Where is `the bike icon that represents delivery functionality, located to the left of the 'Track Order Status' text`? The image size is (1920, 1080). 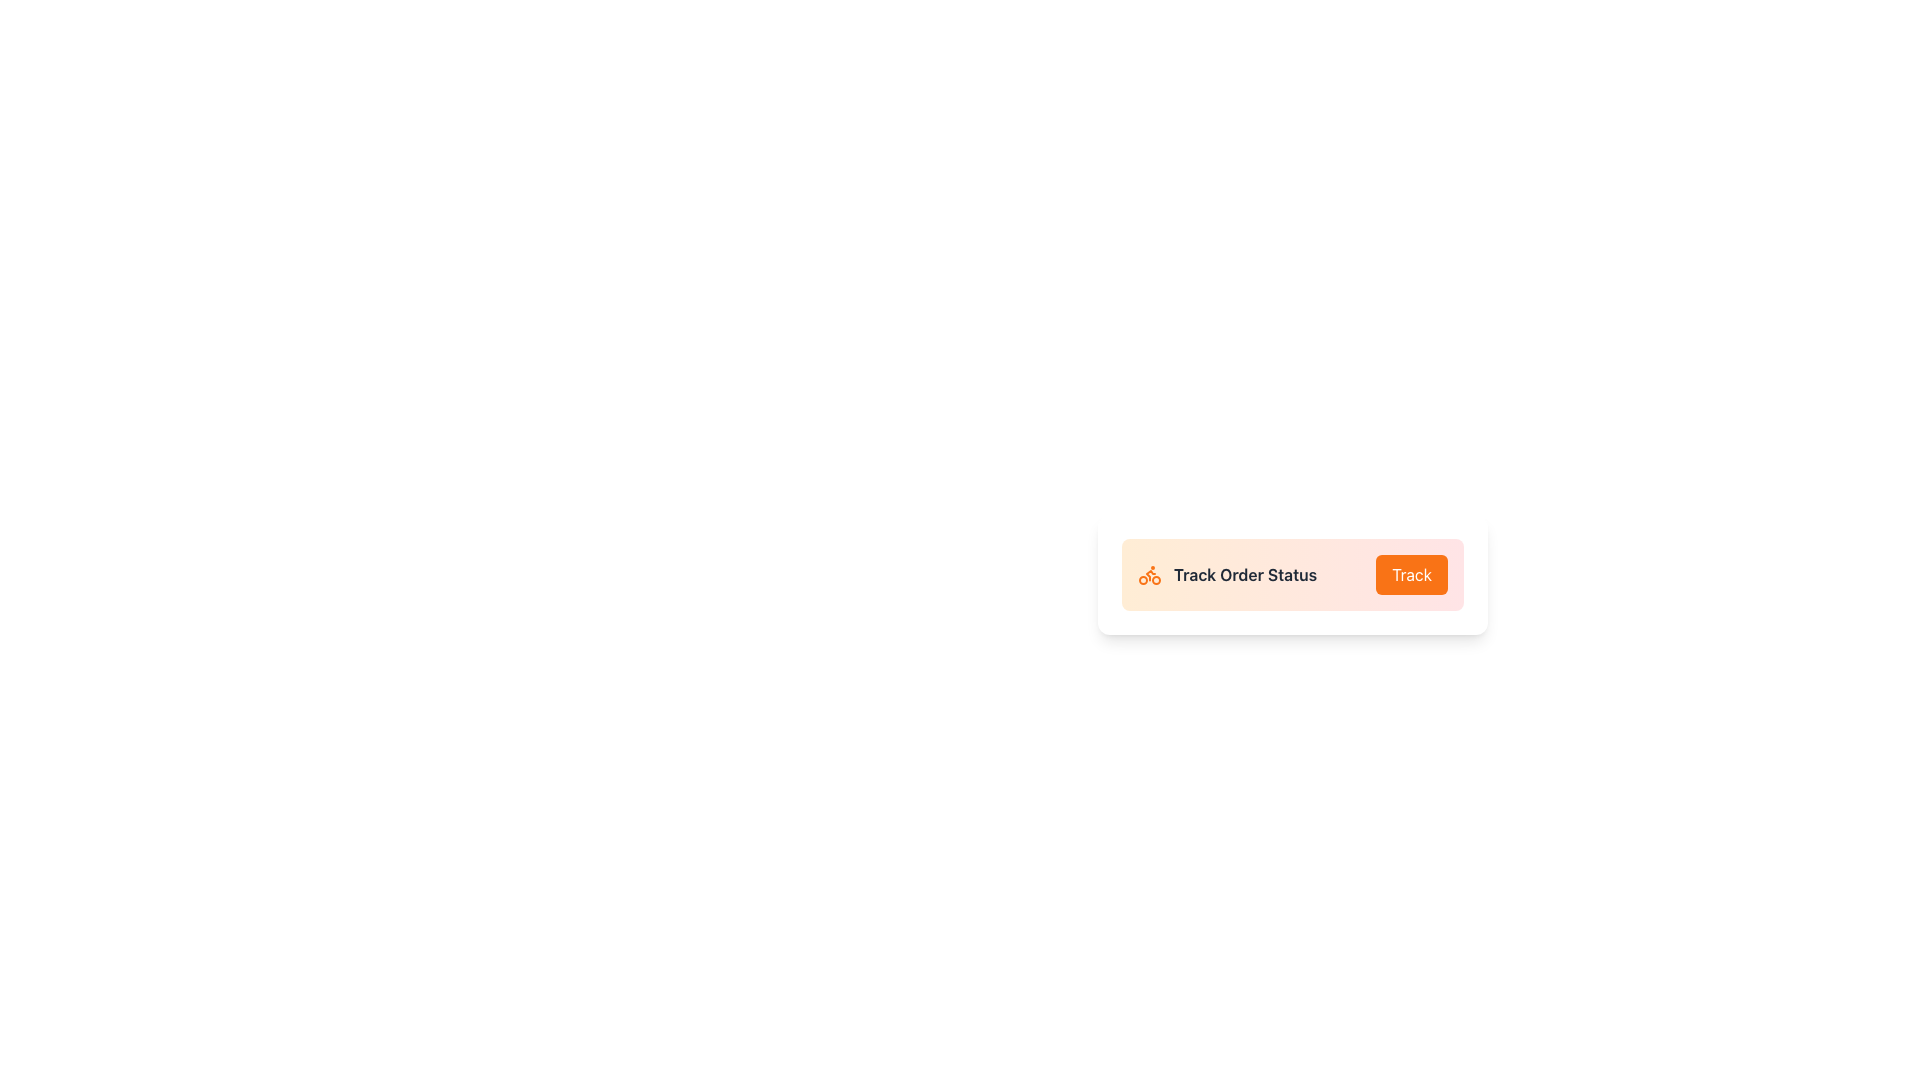 the bike icon that represents delivery functionality, located to the left of the 'Track Order Status' text is located at coordinates (1150, 574).